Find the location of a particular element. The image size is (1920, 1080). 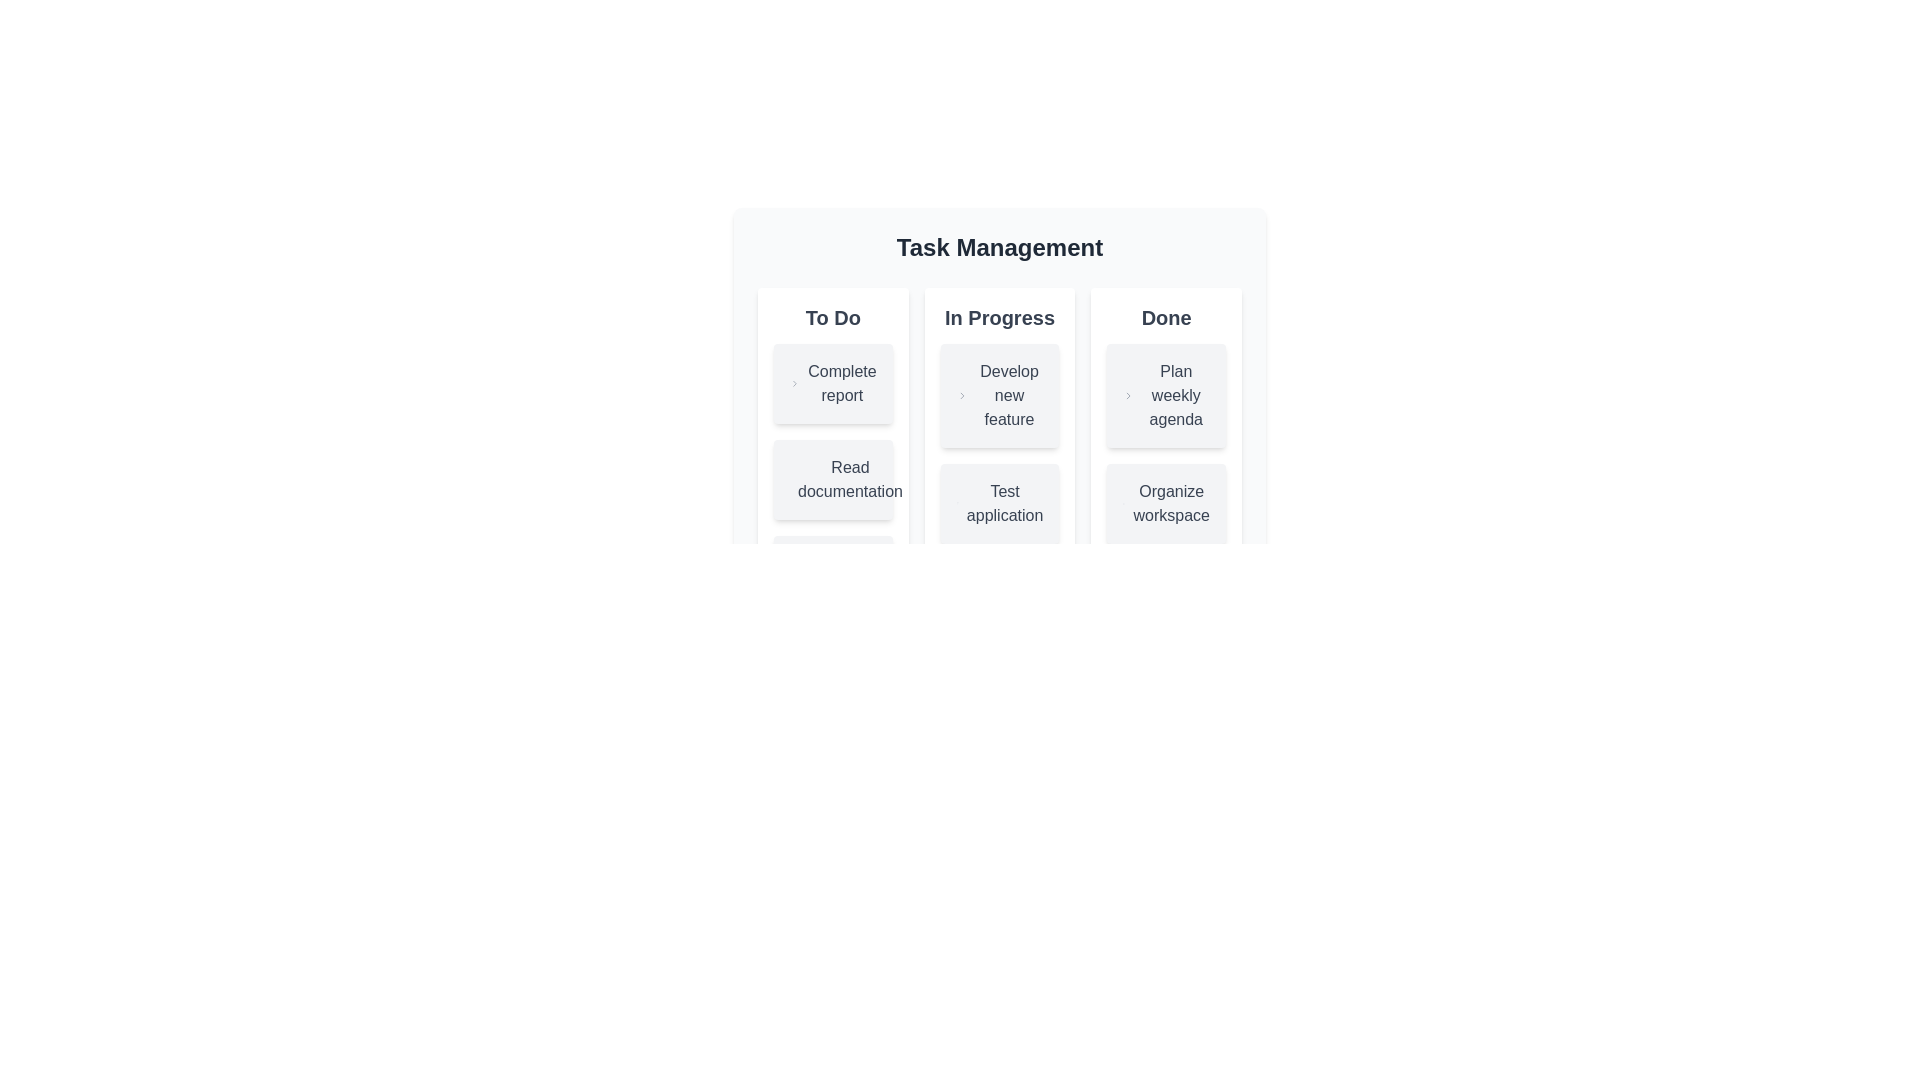

the text label with an icon in the 'To Do' column, located in the second row of tasks is located at coordinates (833, 479).